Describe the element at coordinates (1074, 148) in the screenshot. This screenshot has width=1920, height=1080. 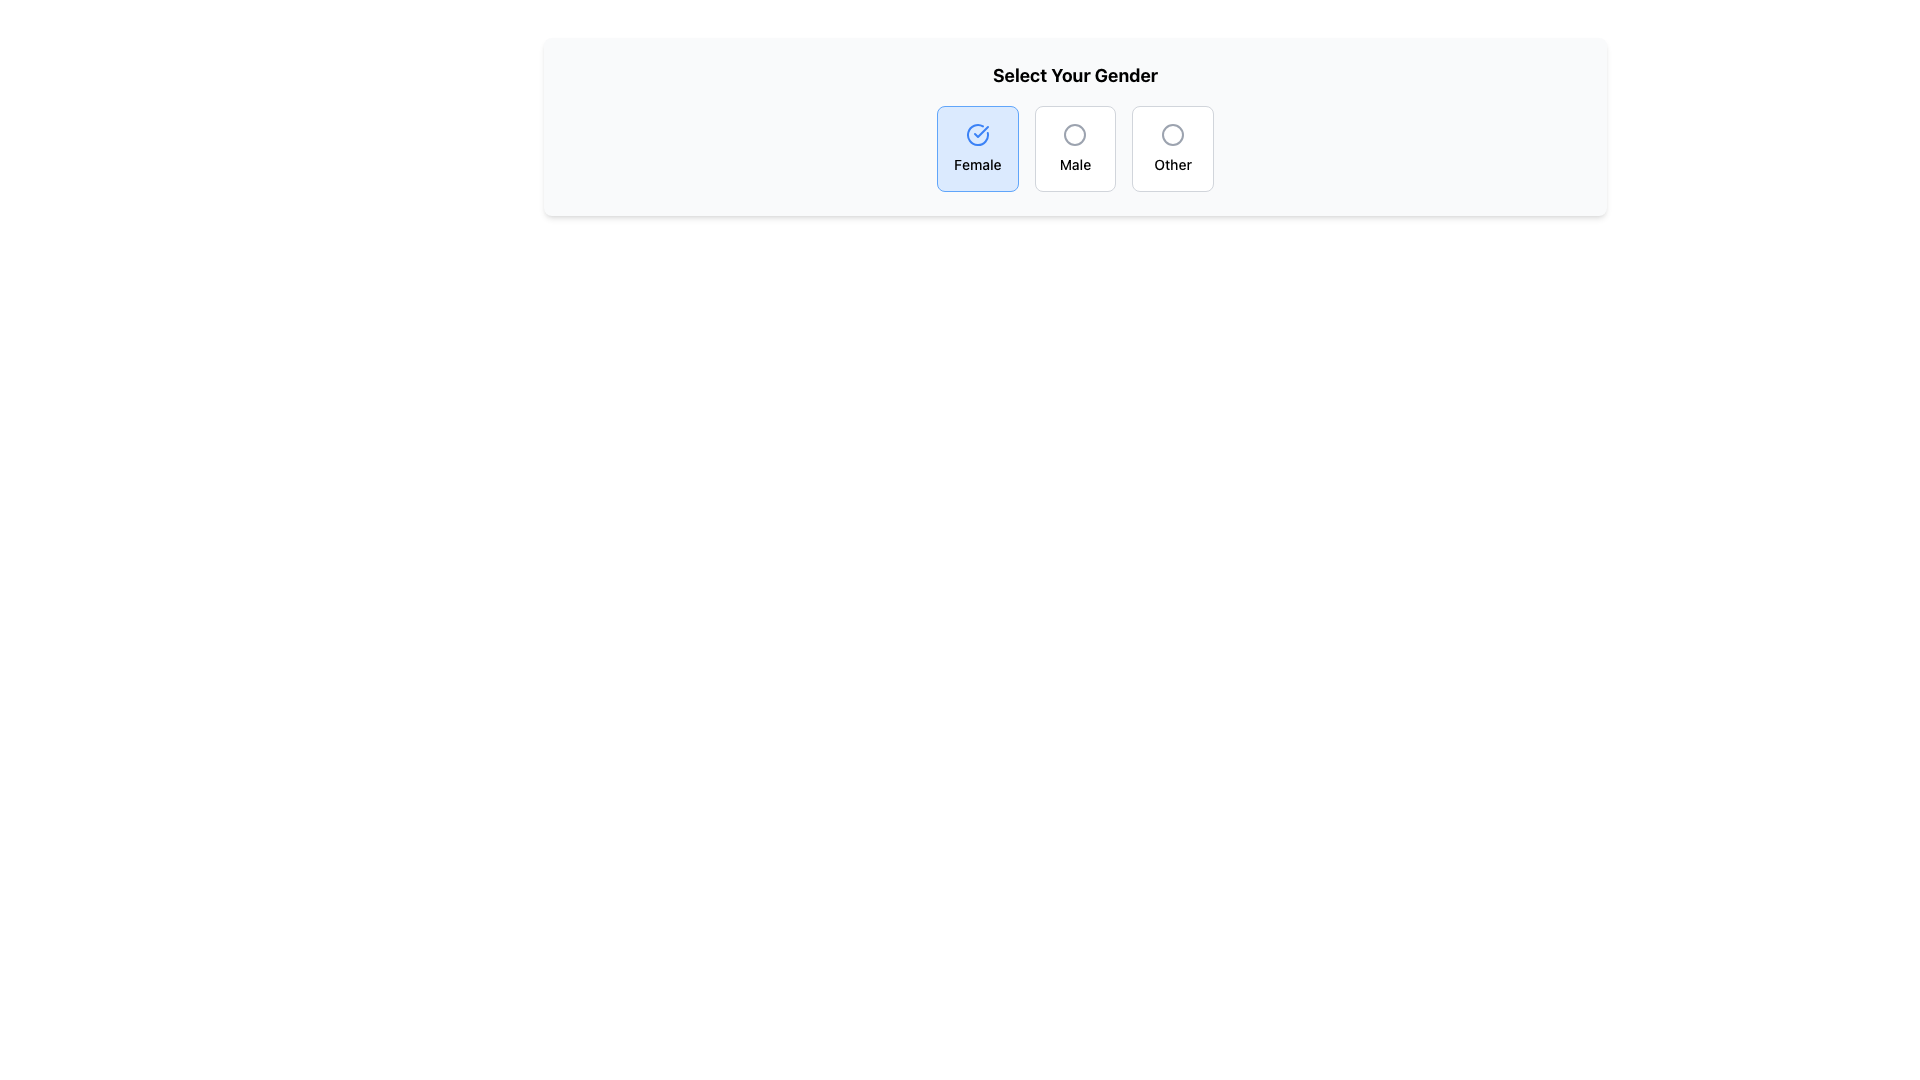
I see `the 'Male' card in the grid of button cards, which is highlighted in blue and located beneath the heading 'Select Your Gender'` at that location.